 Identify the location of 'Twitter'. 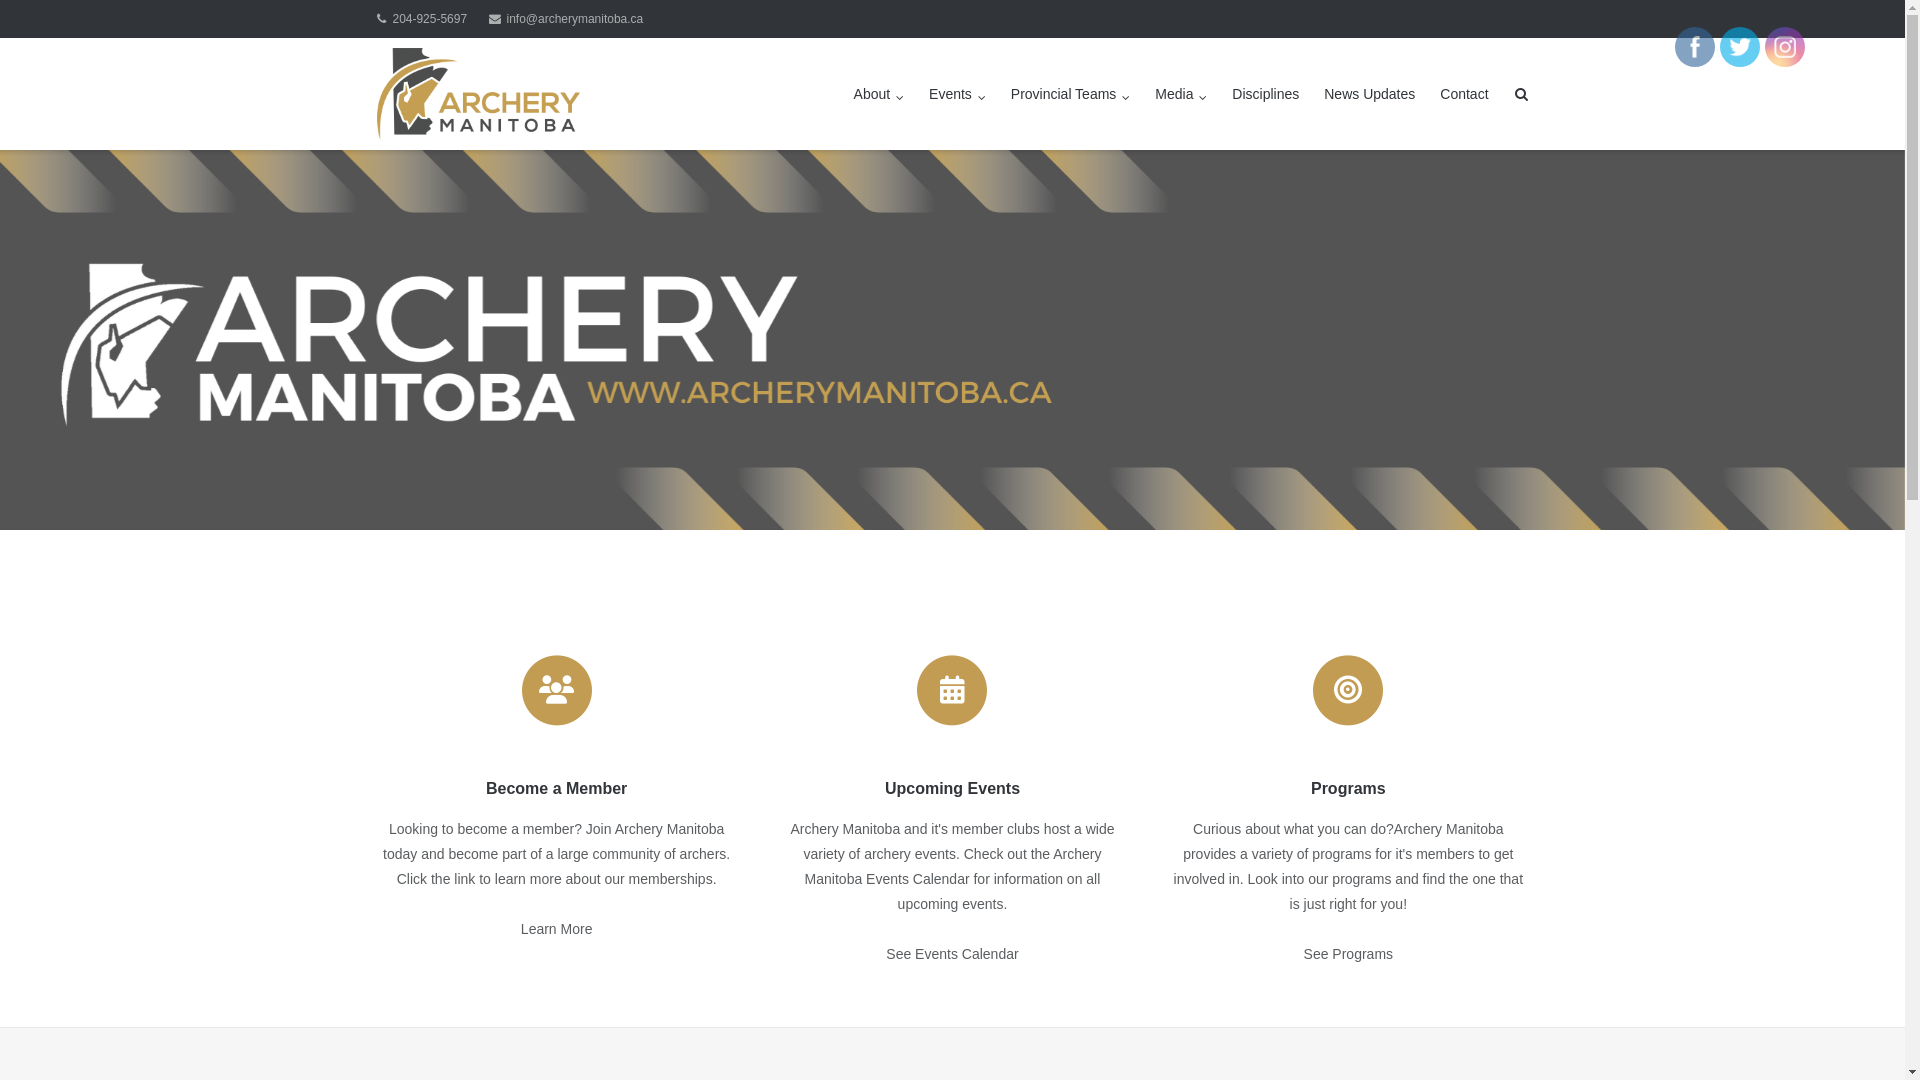
(1738, 45).